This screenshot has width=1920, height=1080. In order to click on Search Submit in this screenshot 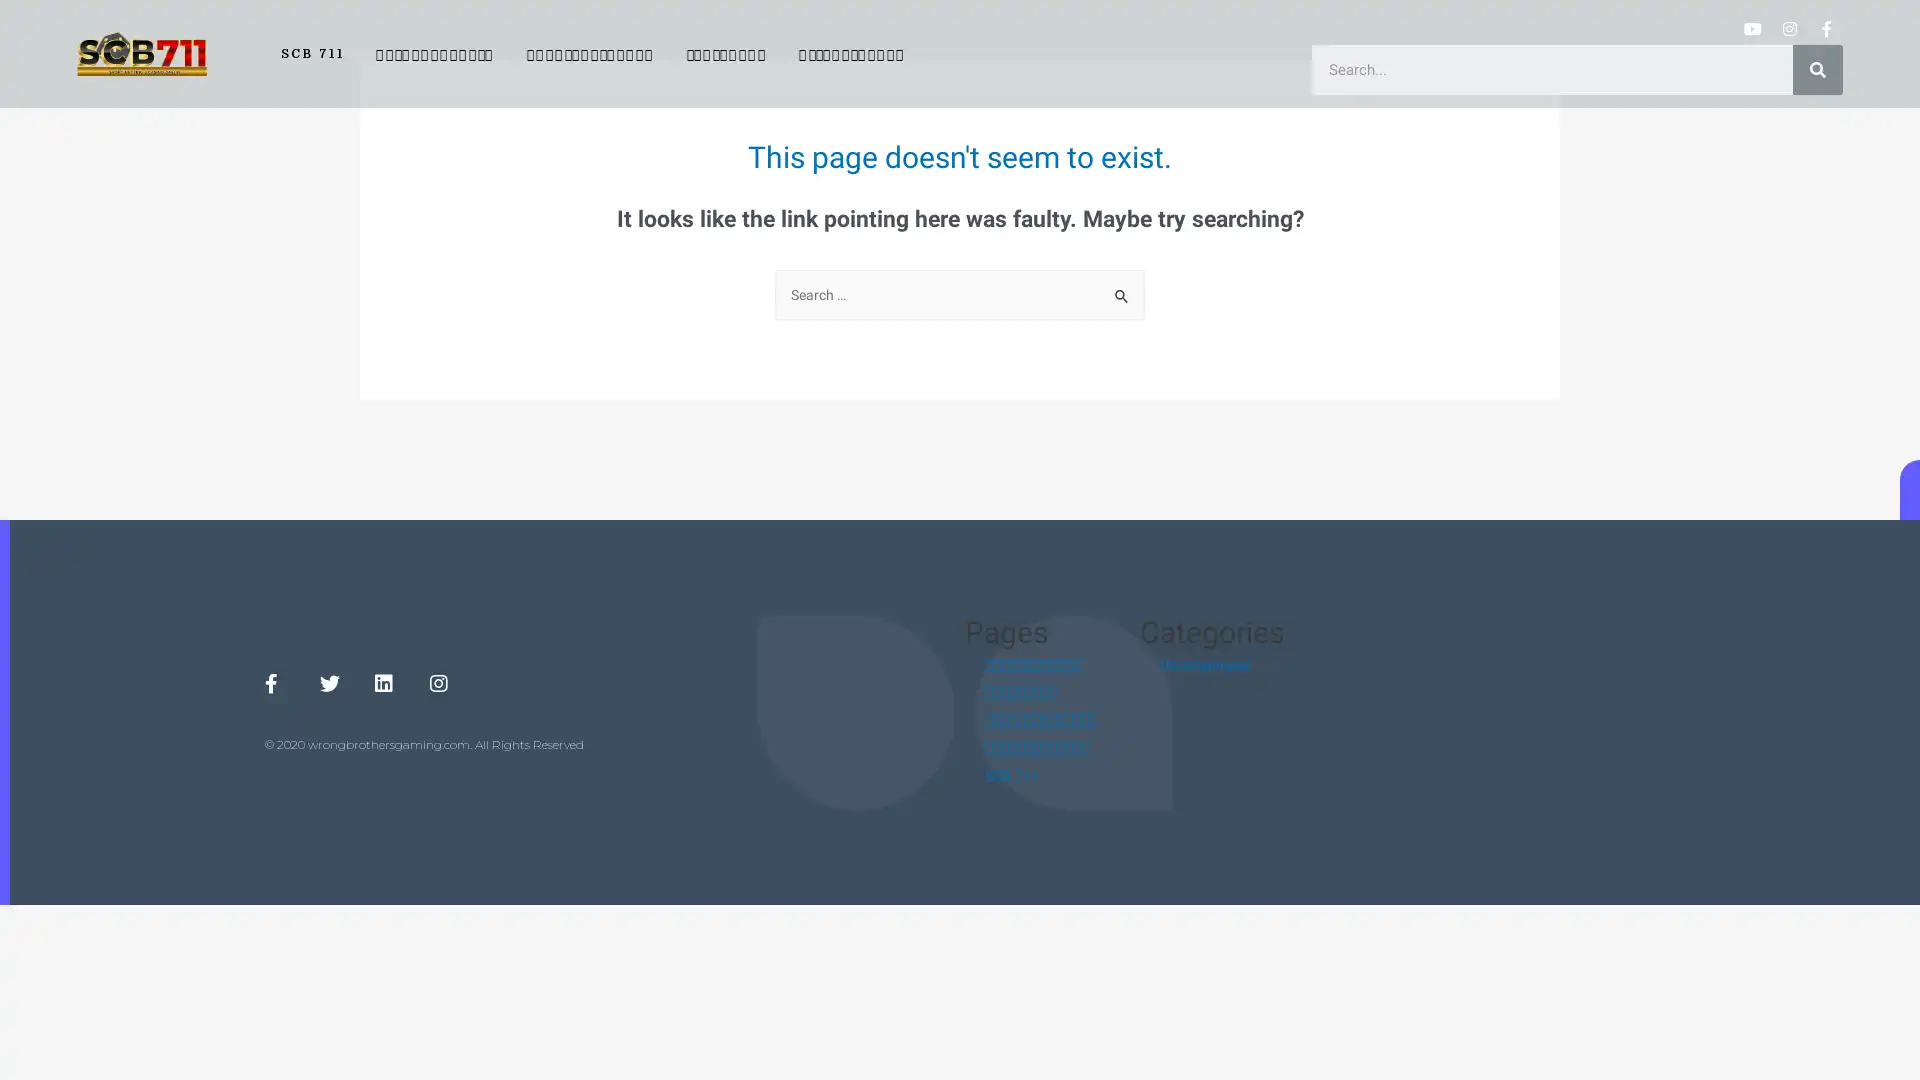, I will do `click(1122, 297)`.